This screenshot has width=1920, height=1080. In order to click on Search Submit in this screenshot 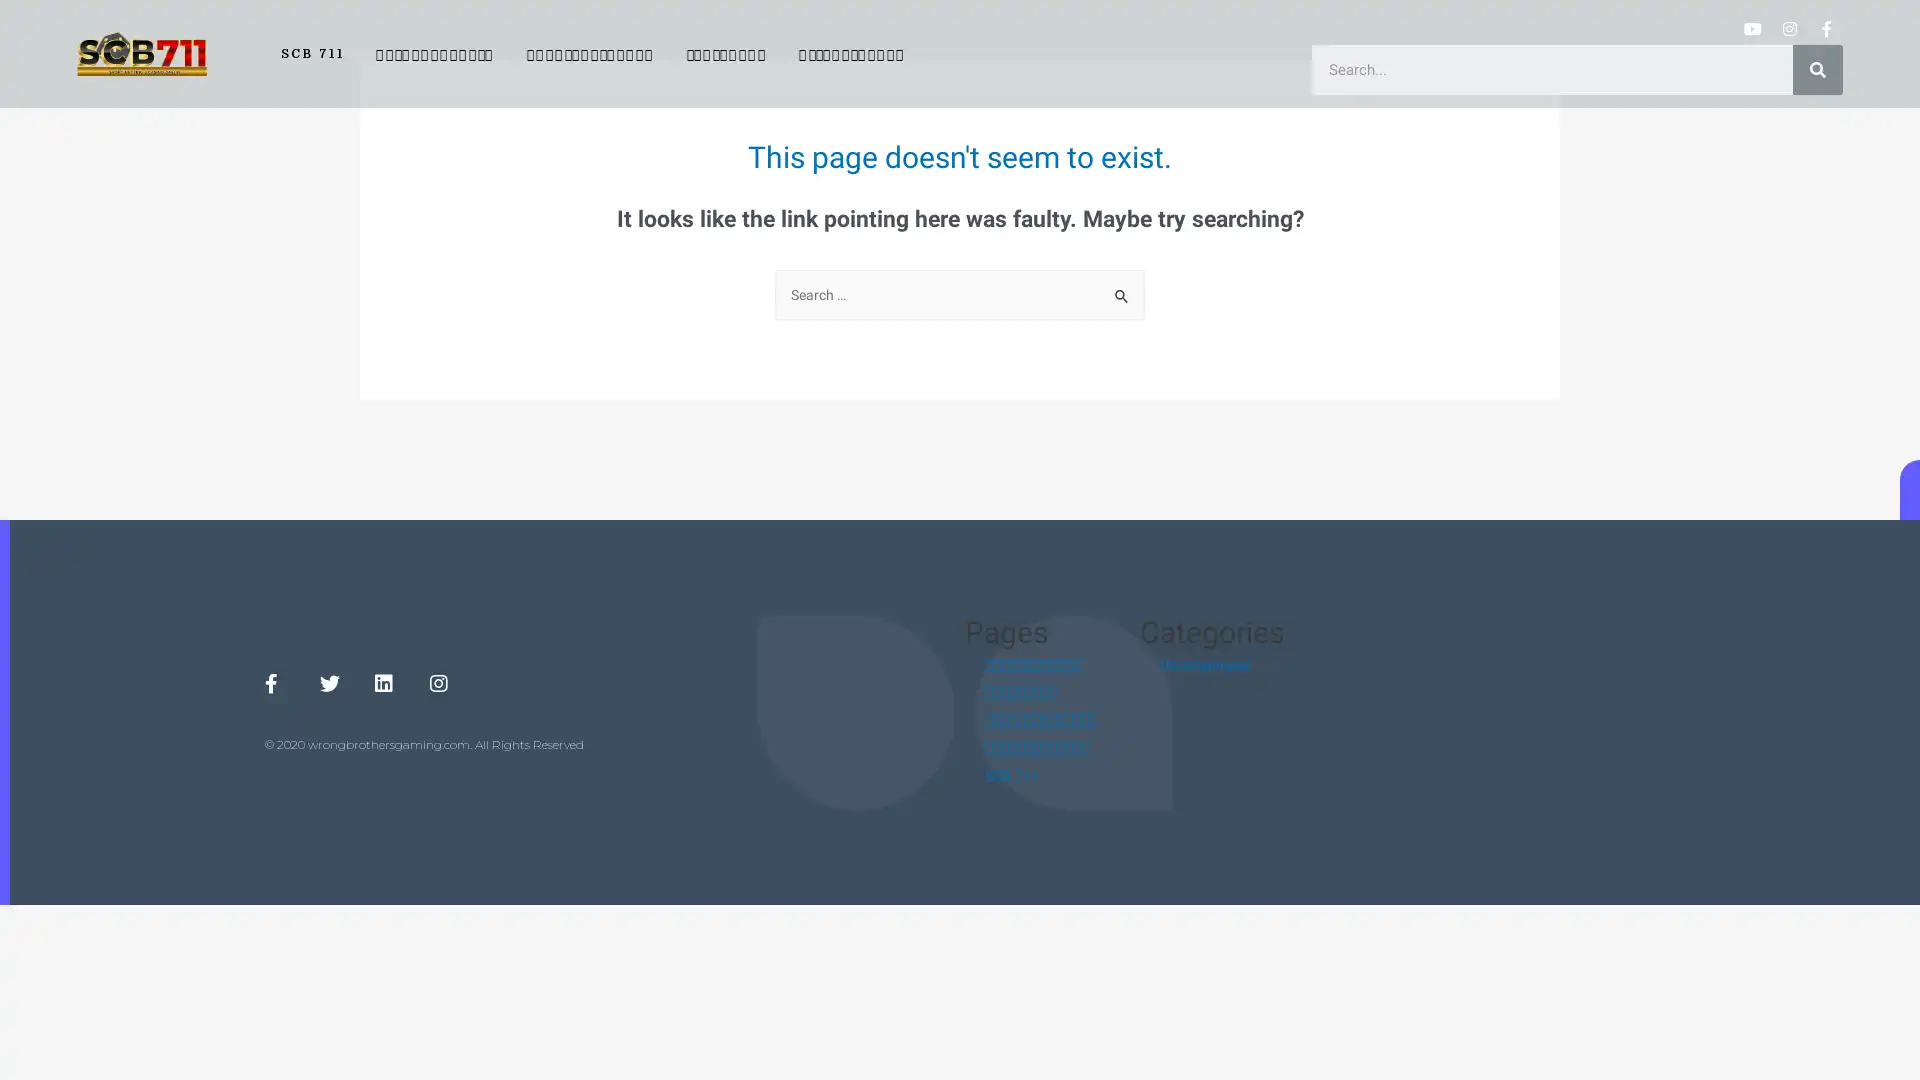, I will do `click(1122, 297)`.